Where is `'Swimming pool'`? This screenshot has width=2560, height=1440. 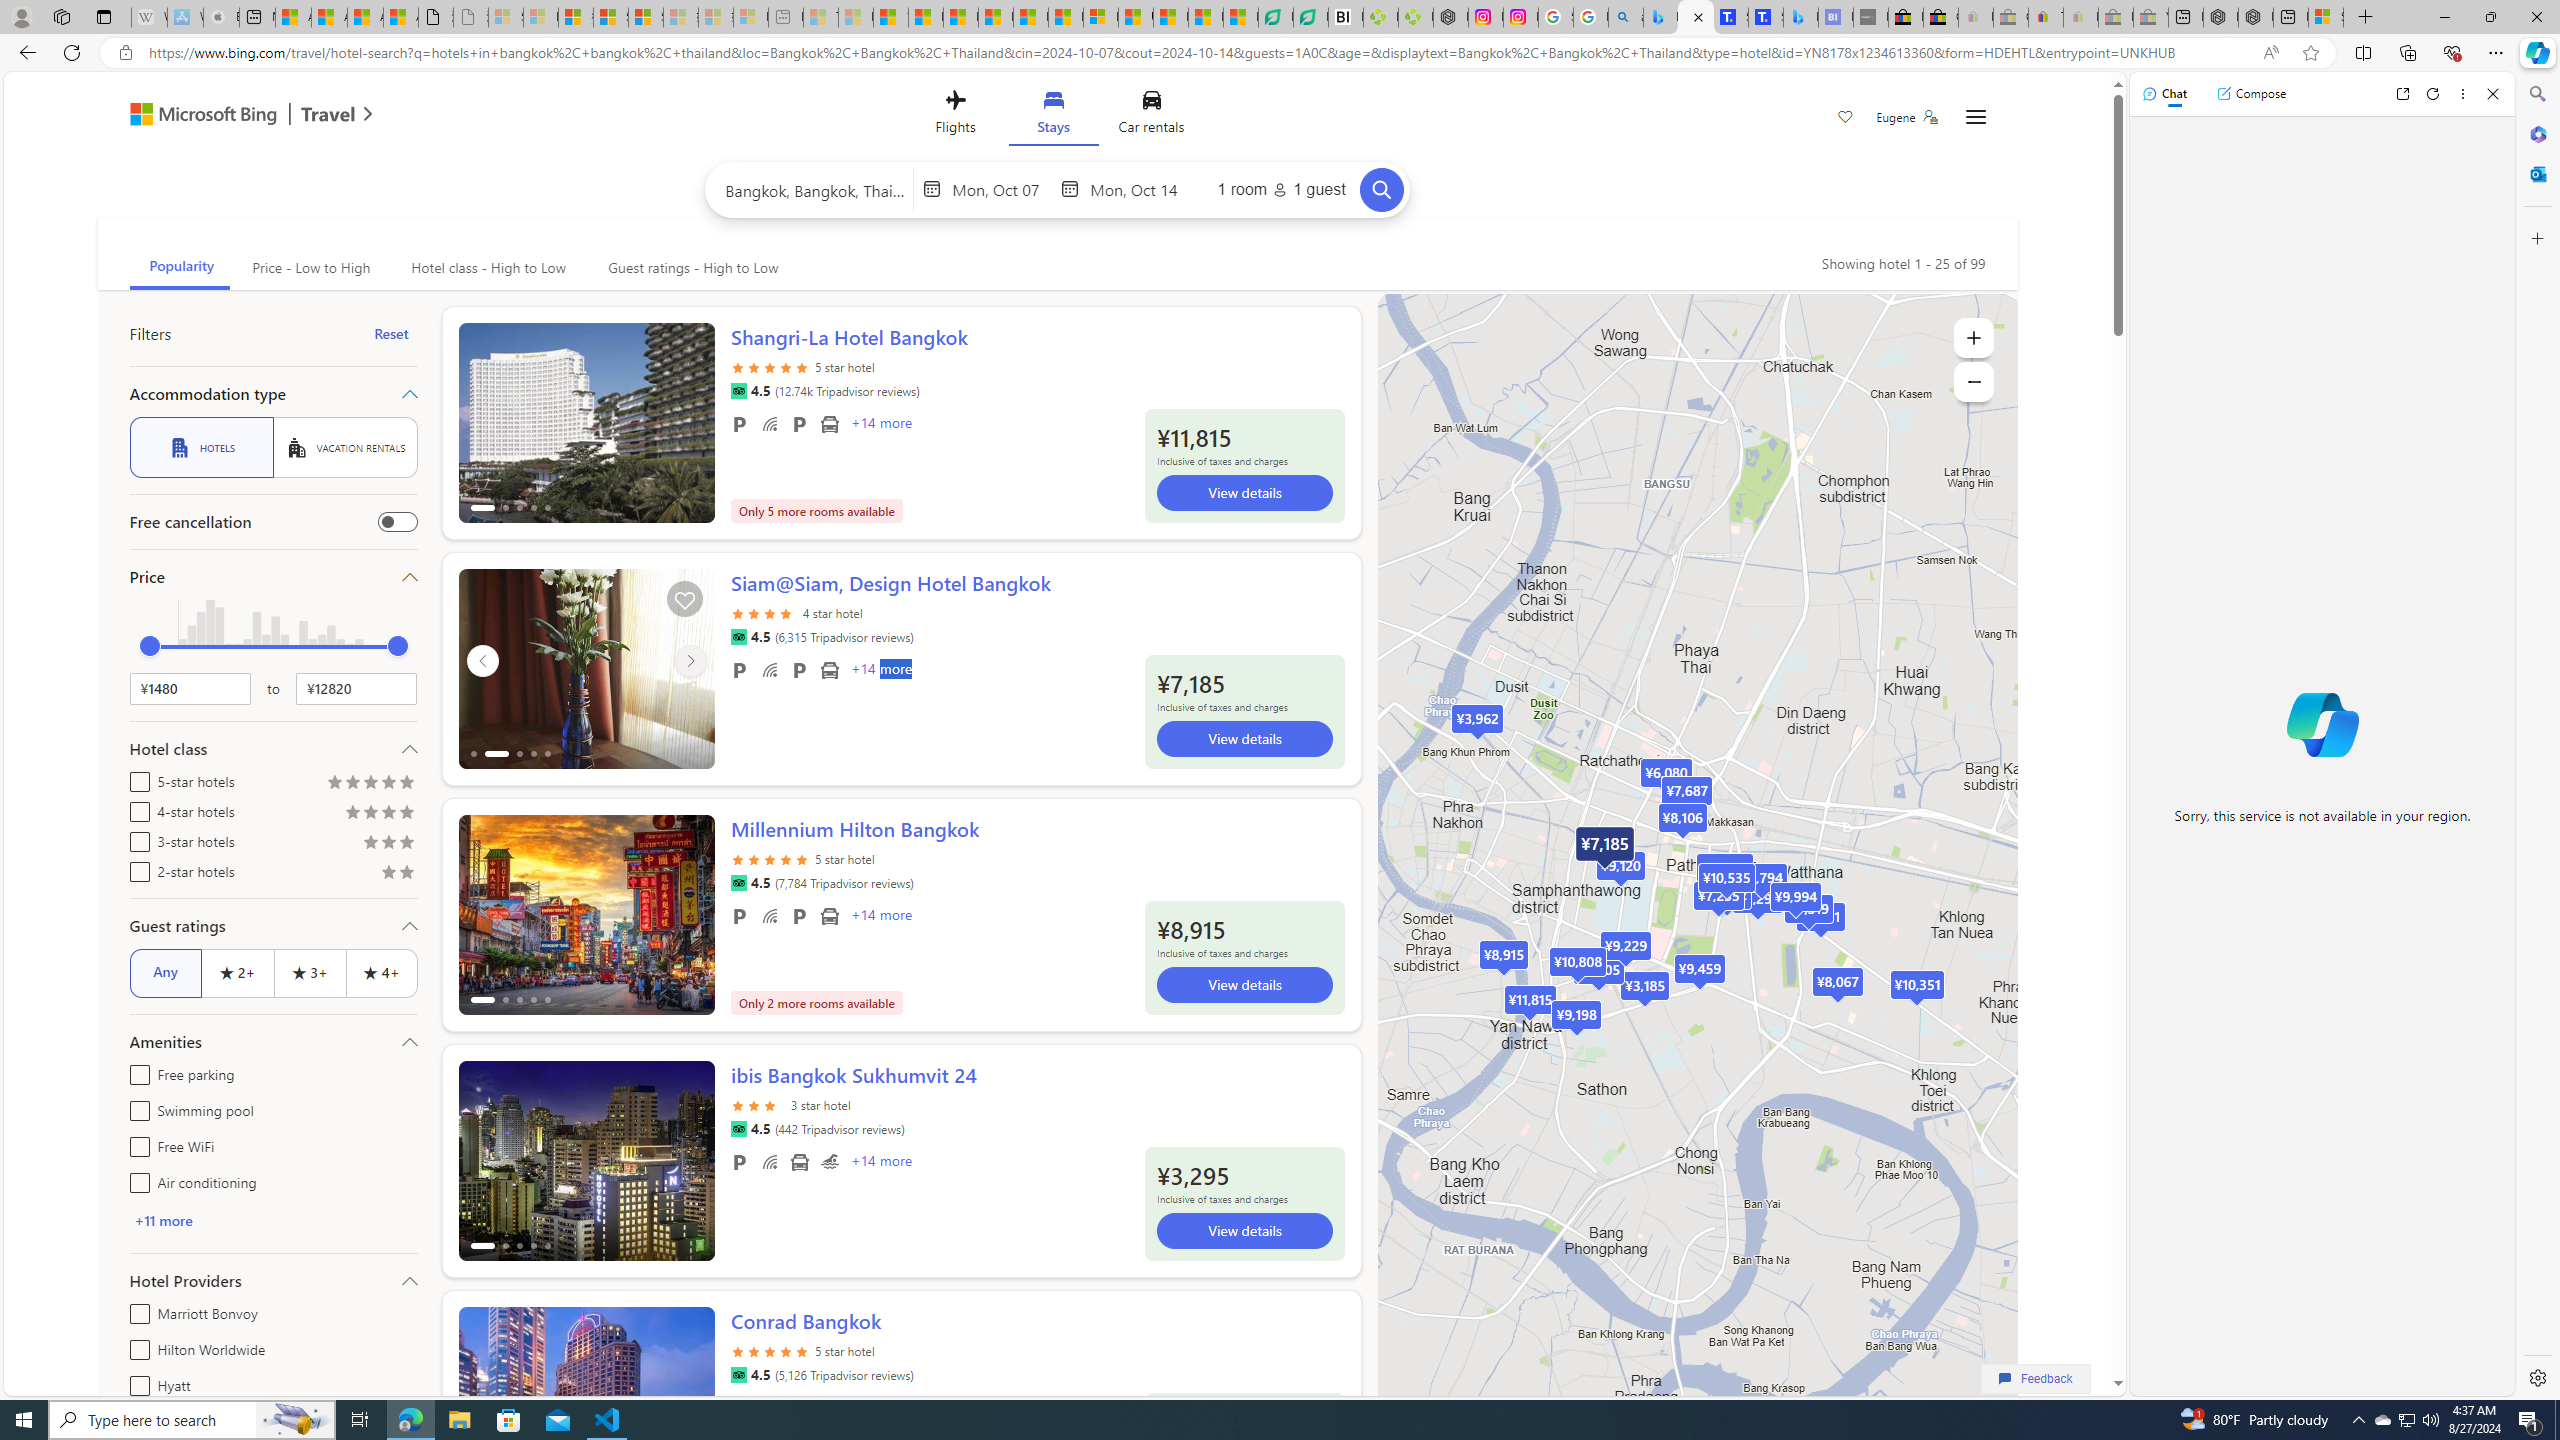 'Swimming pool' is located at coordinates (134, 1107).